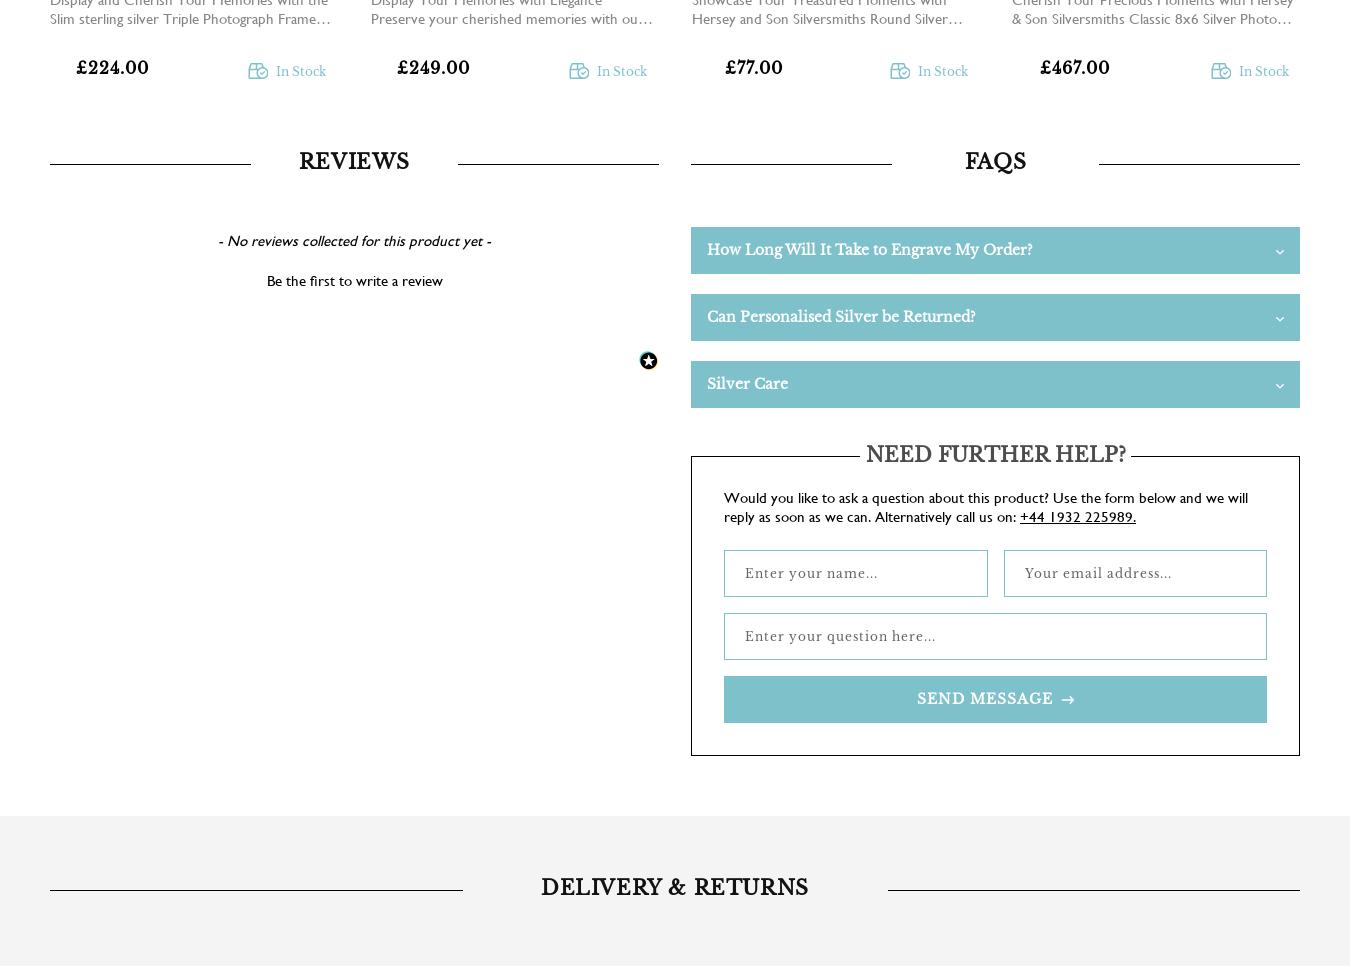 This screenshot has width=1350, height=966. I want to click on 'Enter your name...', so click(811, 572).